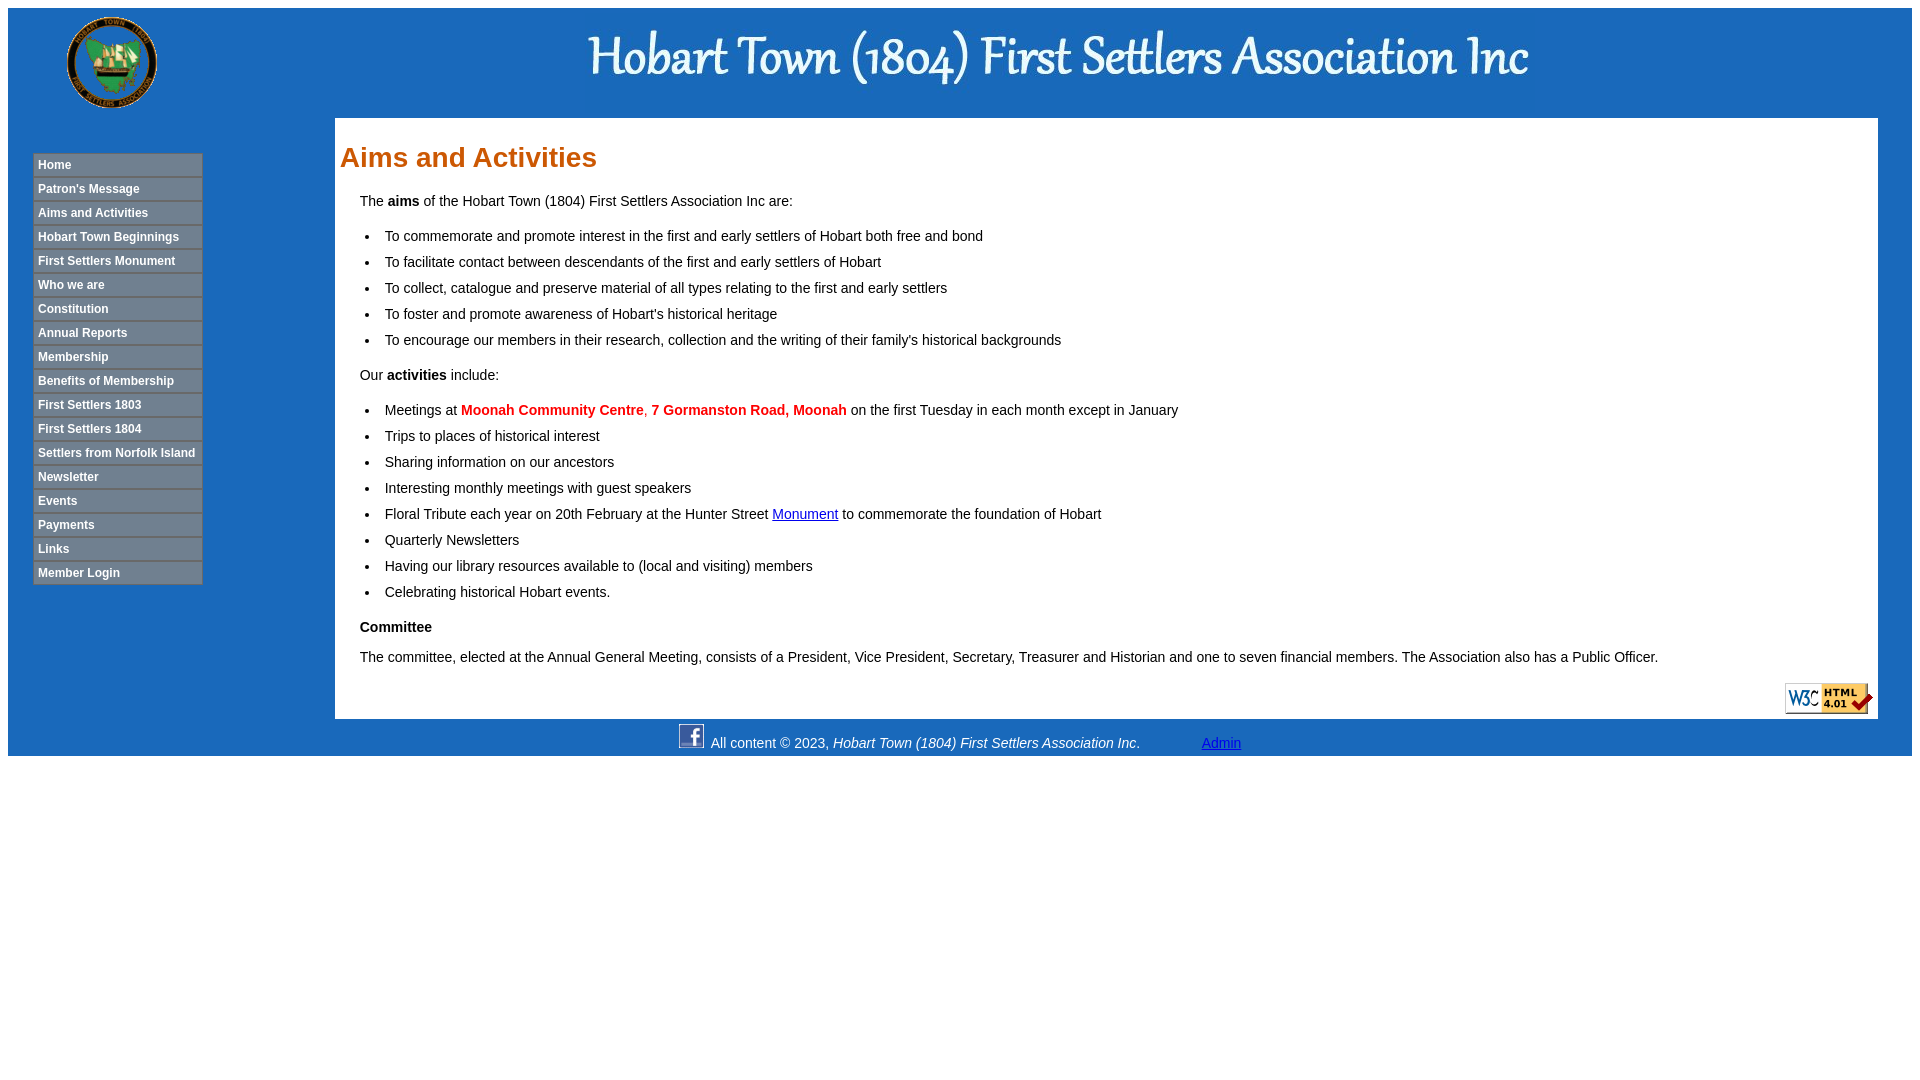  Describe the element at coordinates (117, 381) in the screenshot. I see `'Benefits of Membership'` at that location.